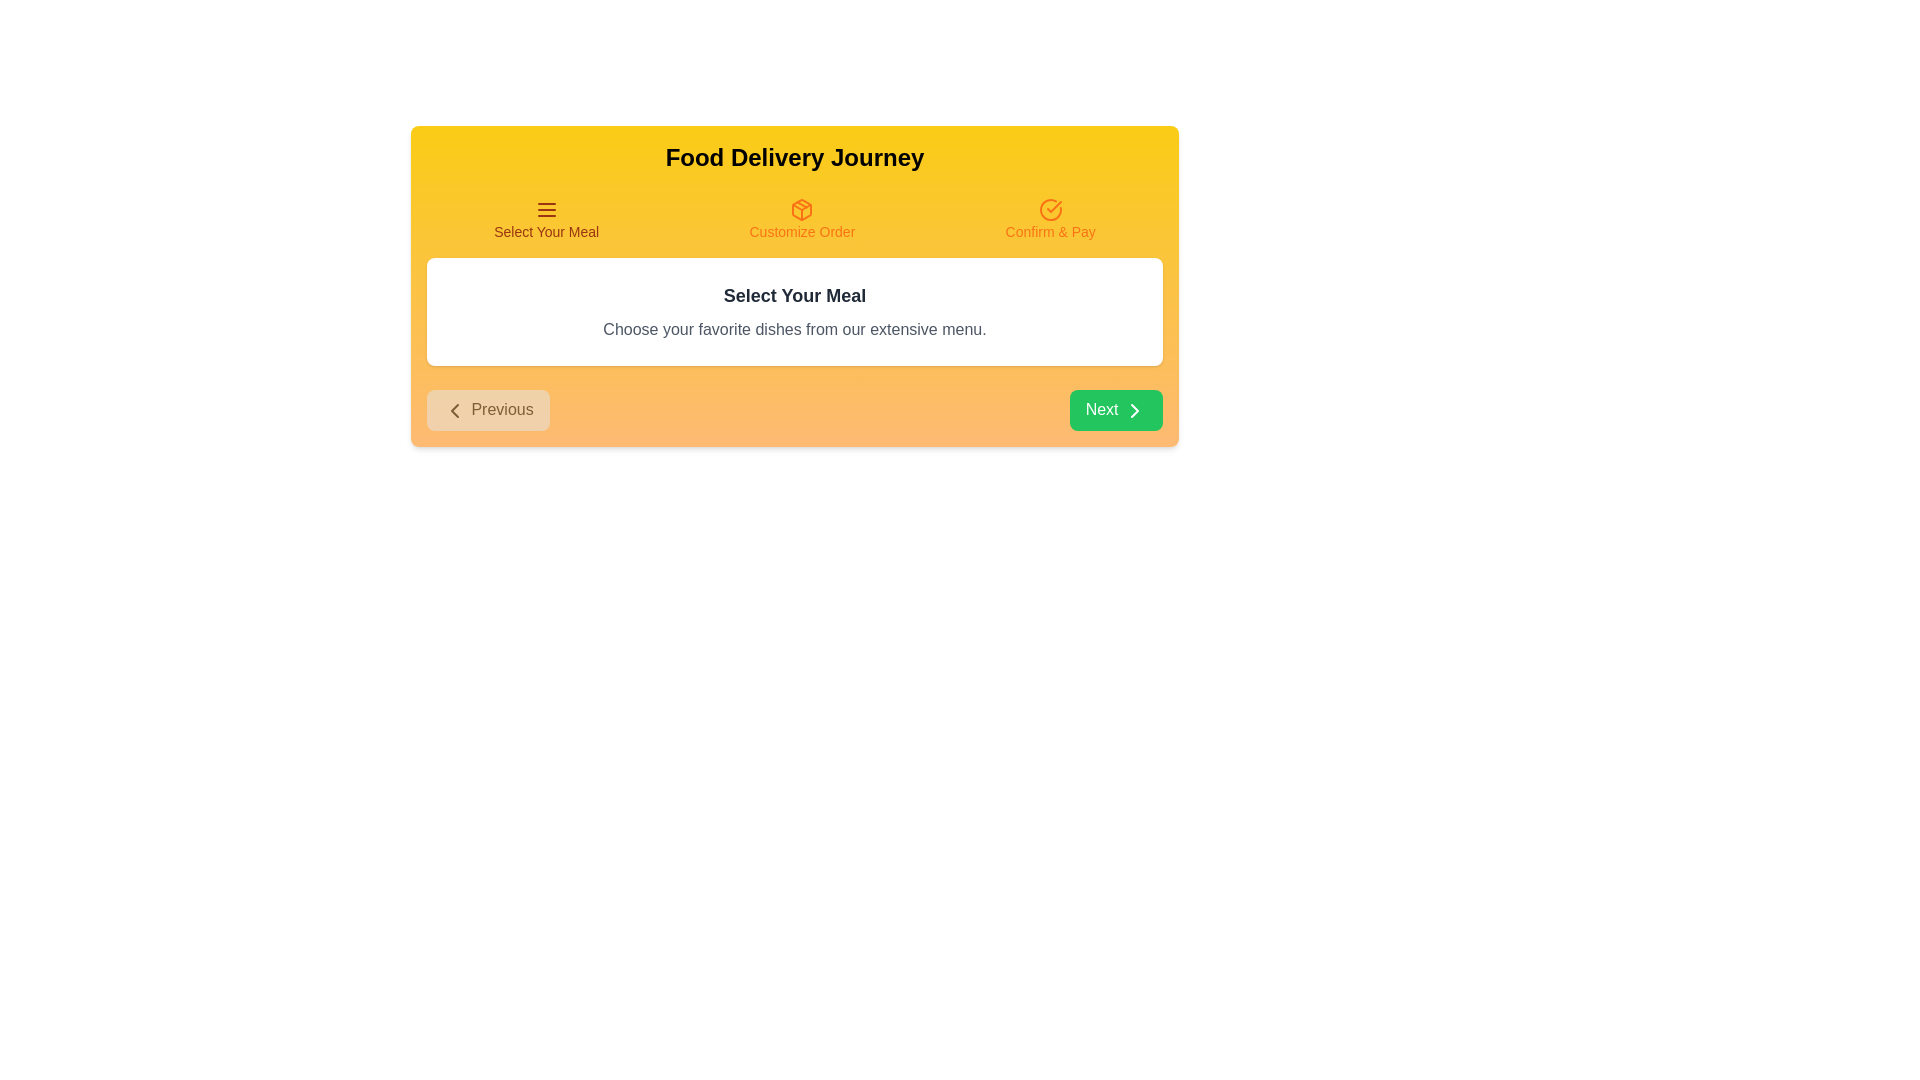  What do you see at coordinates (1049, 219) in the screenshot?
I see `the third button in the navigation panel, which confirms and proceeds to payment` at bounding box center [1049, 219].